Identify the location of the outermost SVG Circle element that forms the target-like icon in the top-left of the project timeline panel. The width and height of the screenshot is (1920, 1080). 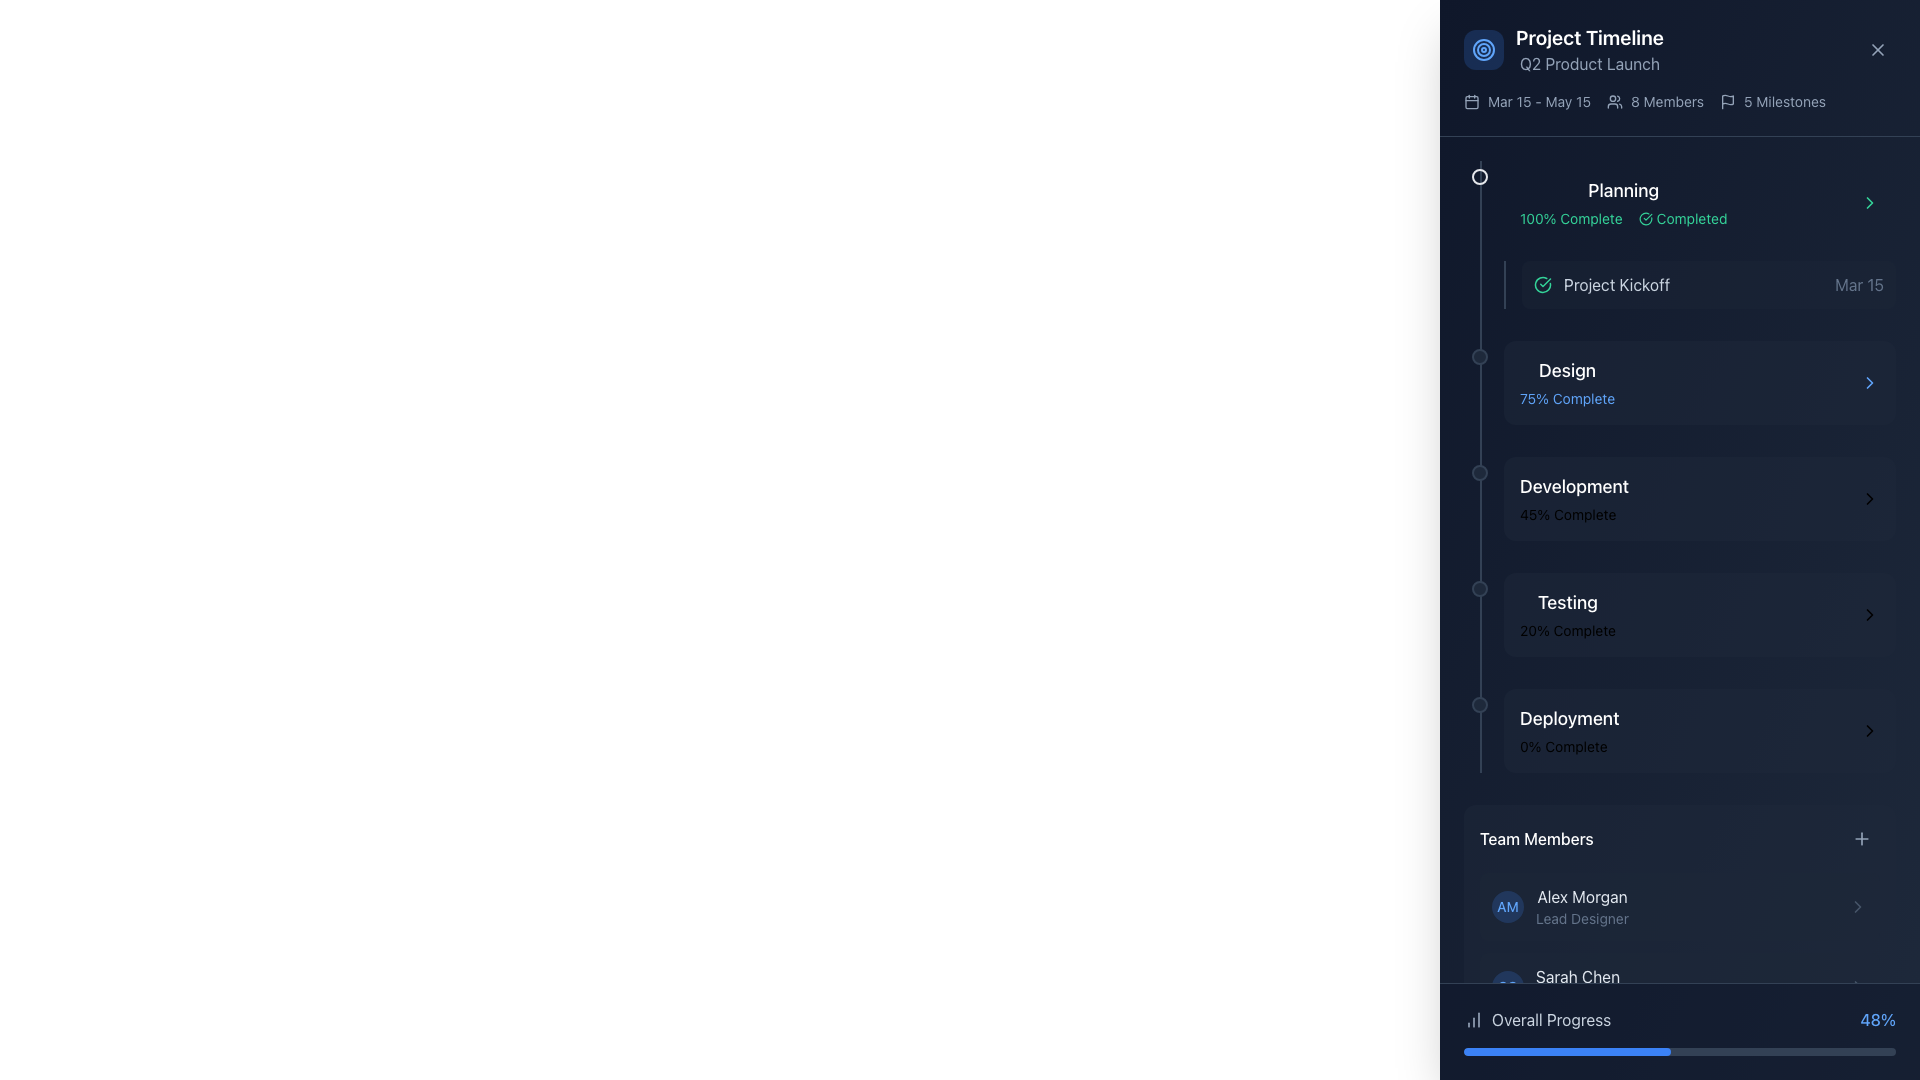
(1483, 49).